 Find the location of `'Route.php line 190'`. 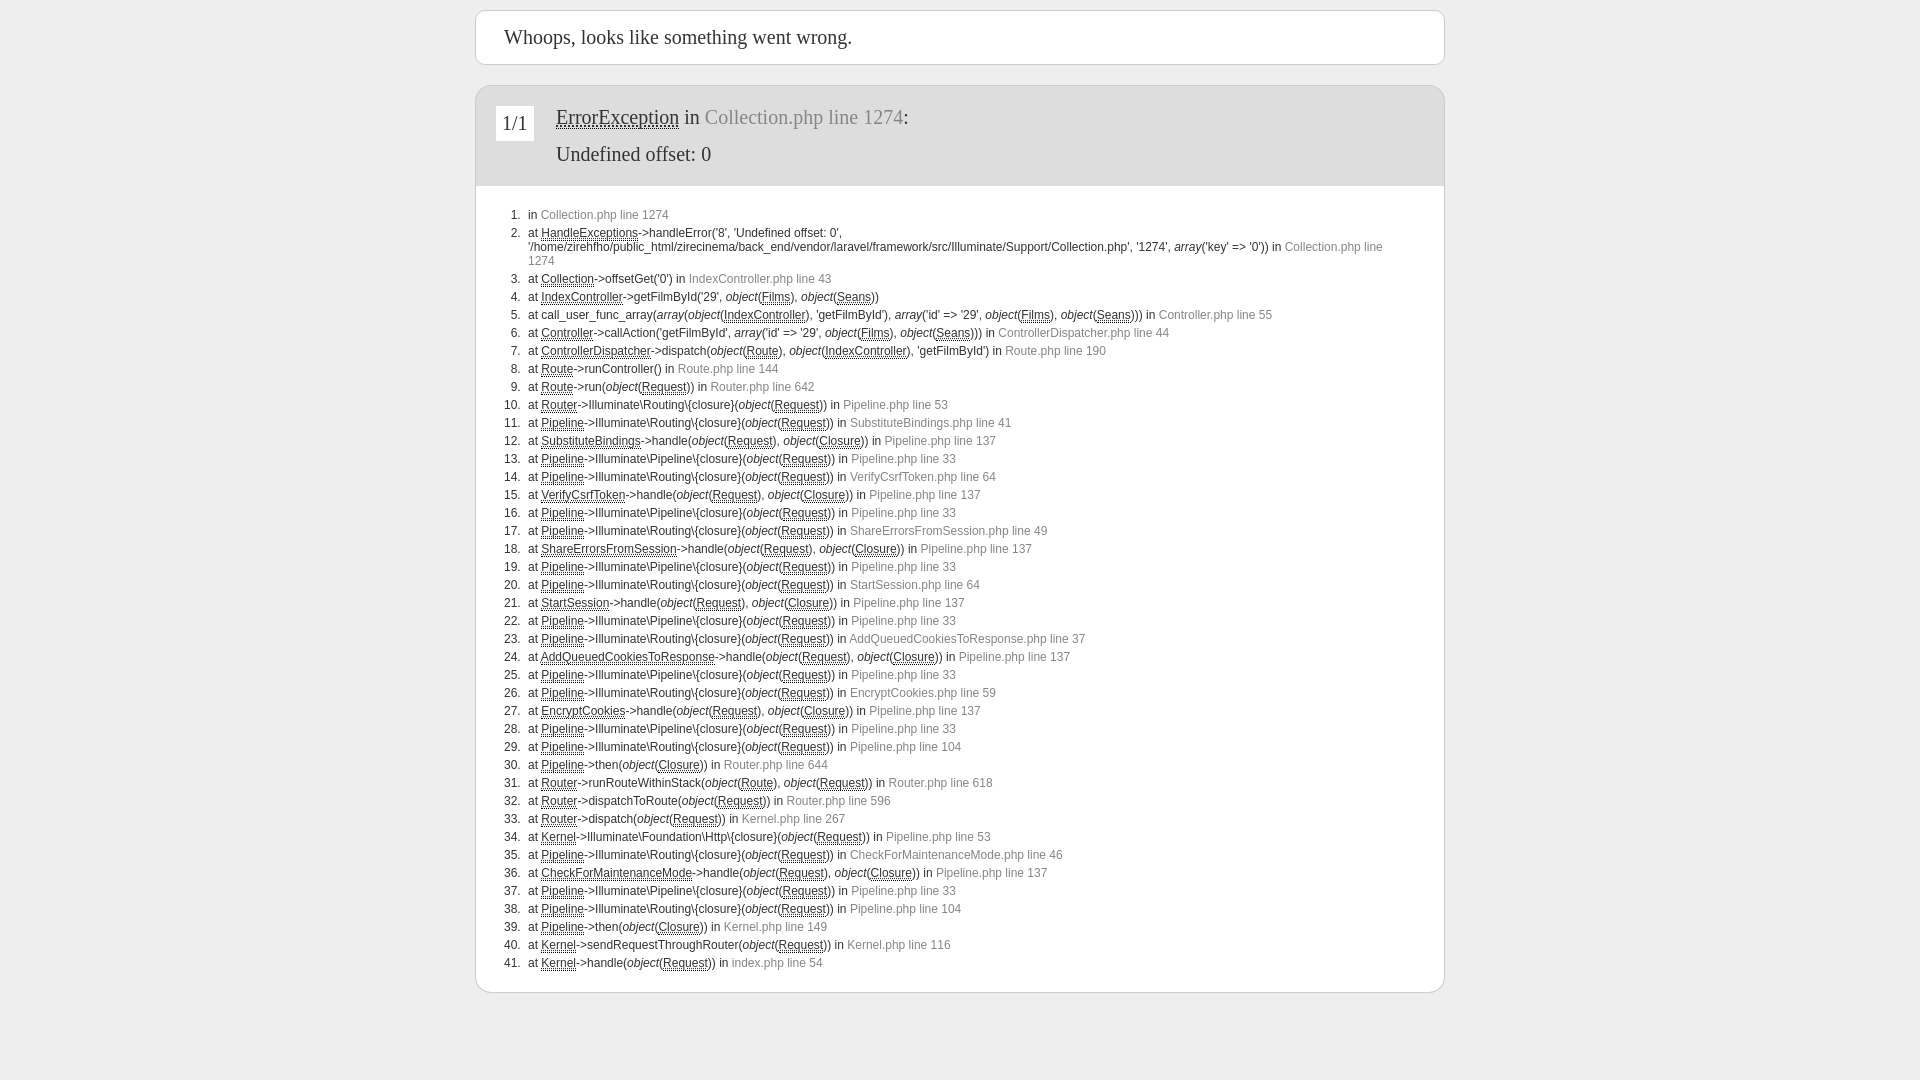

'Route.php line 190' is located at coordinates (1054, 350).